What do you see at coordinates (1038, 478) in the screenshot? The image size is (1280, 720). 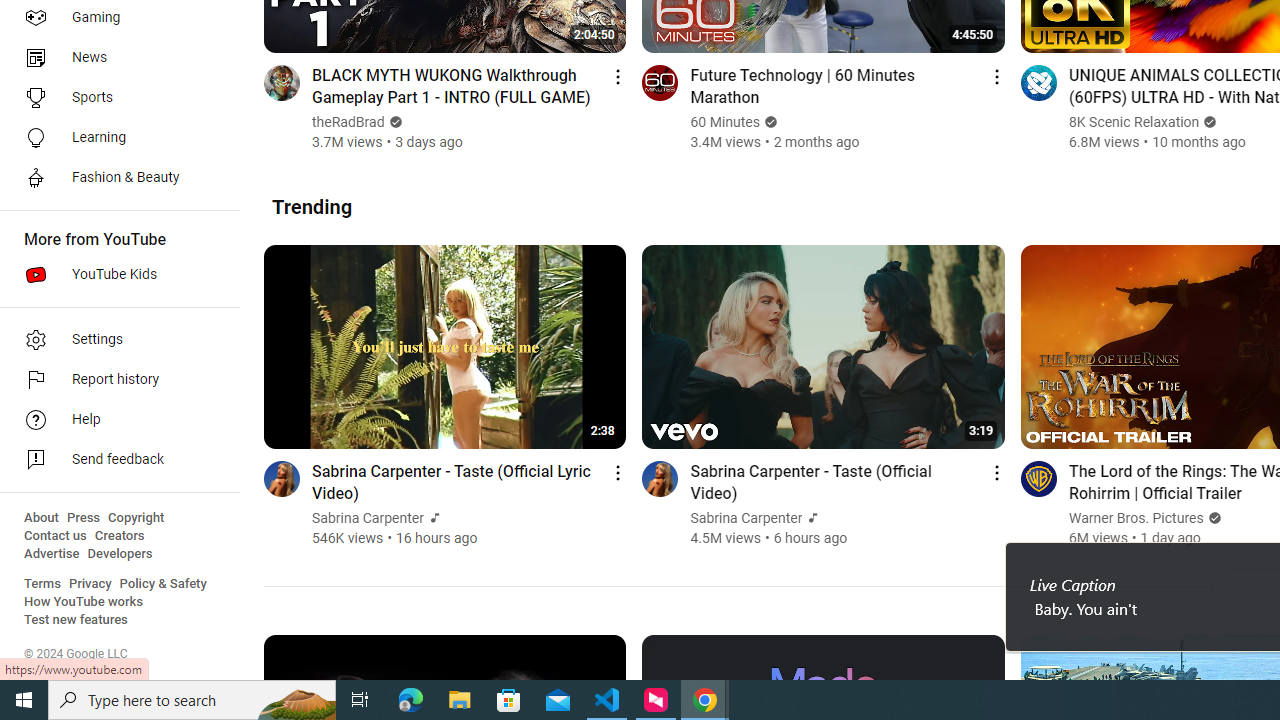 I see `'Go to channel'` at bounding box center [1038, 478].